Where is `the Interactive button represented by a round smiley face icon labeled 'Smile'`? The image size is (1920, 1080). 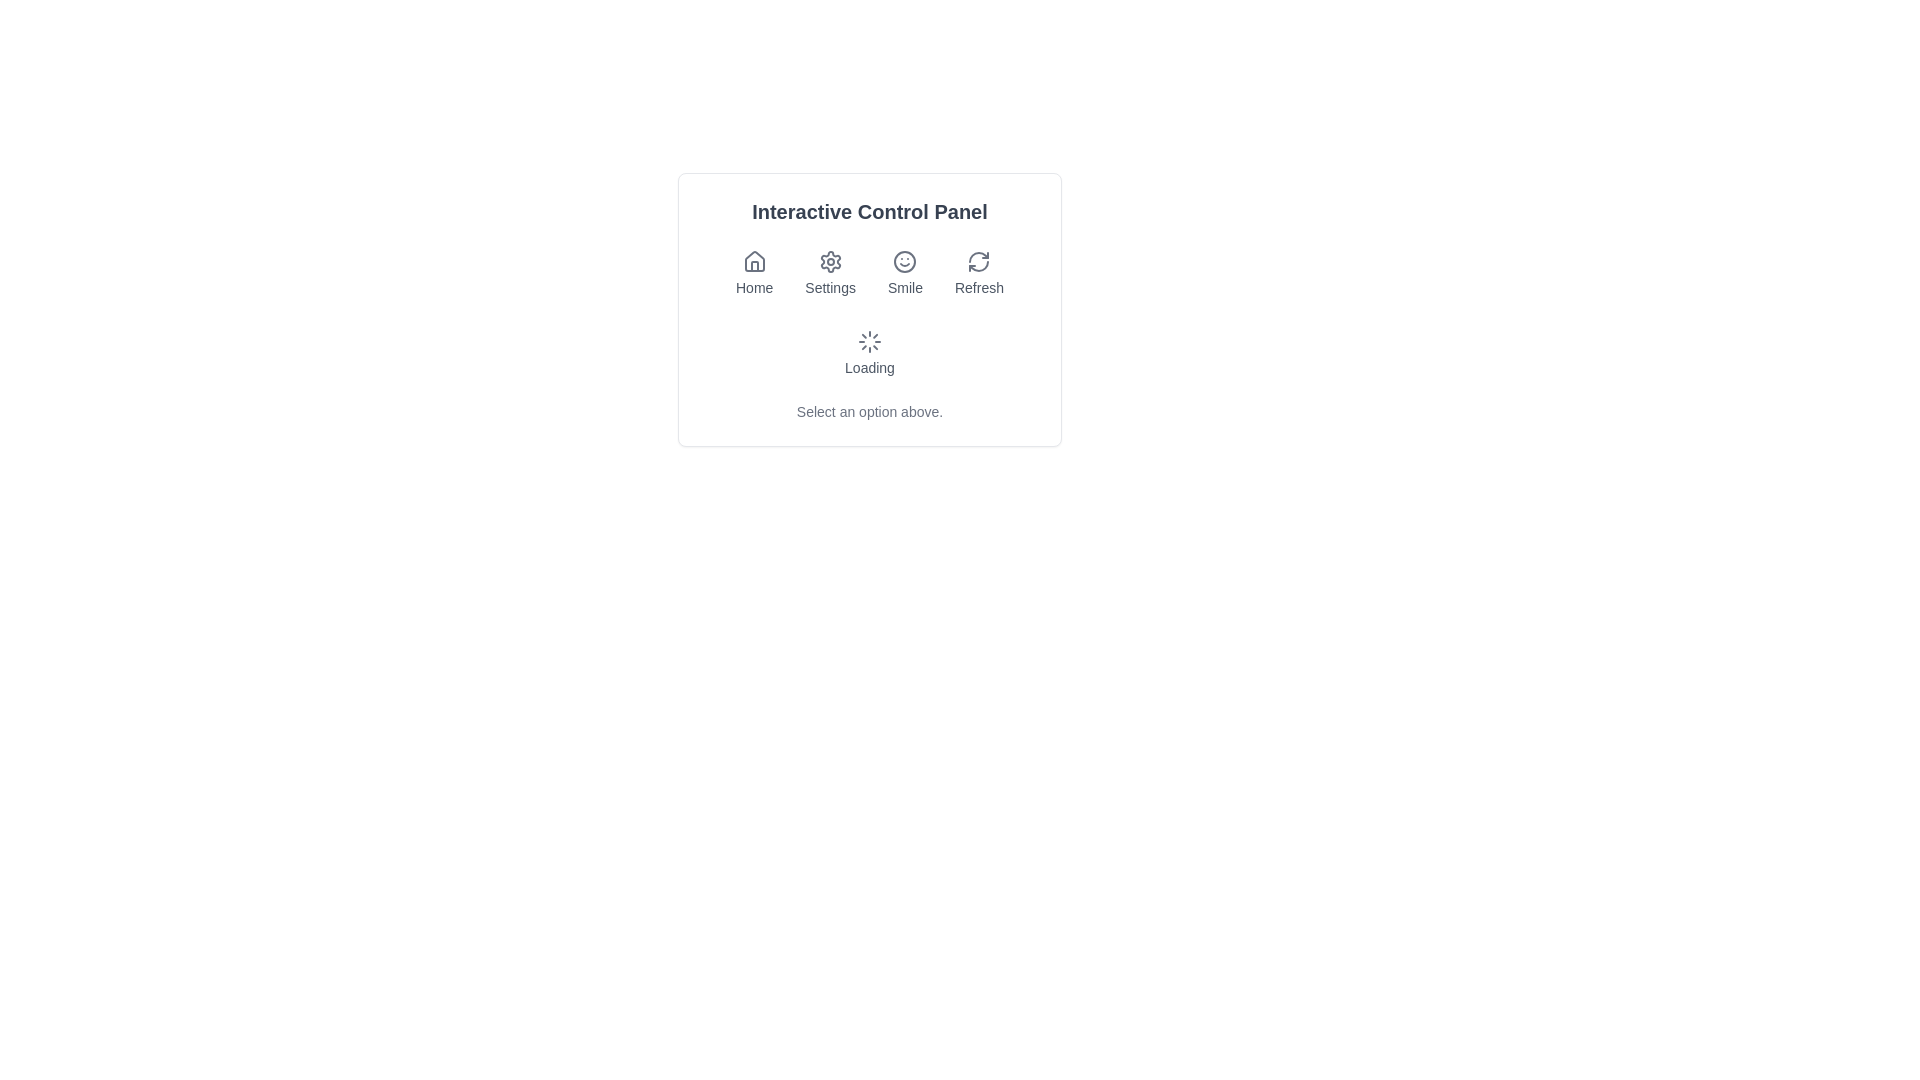 the Interactive button represented by a round smiley face icon labeled 'Smile' is located at coordinates (904, 273).